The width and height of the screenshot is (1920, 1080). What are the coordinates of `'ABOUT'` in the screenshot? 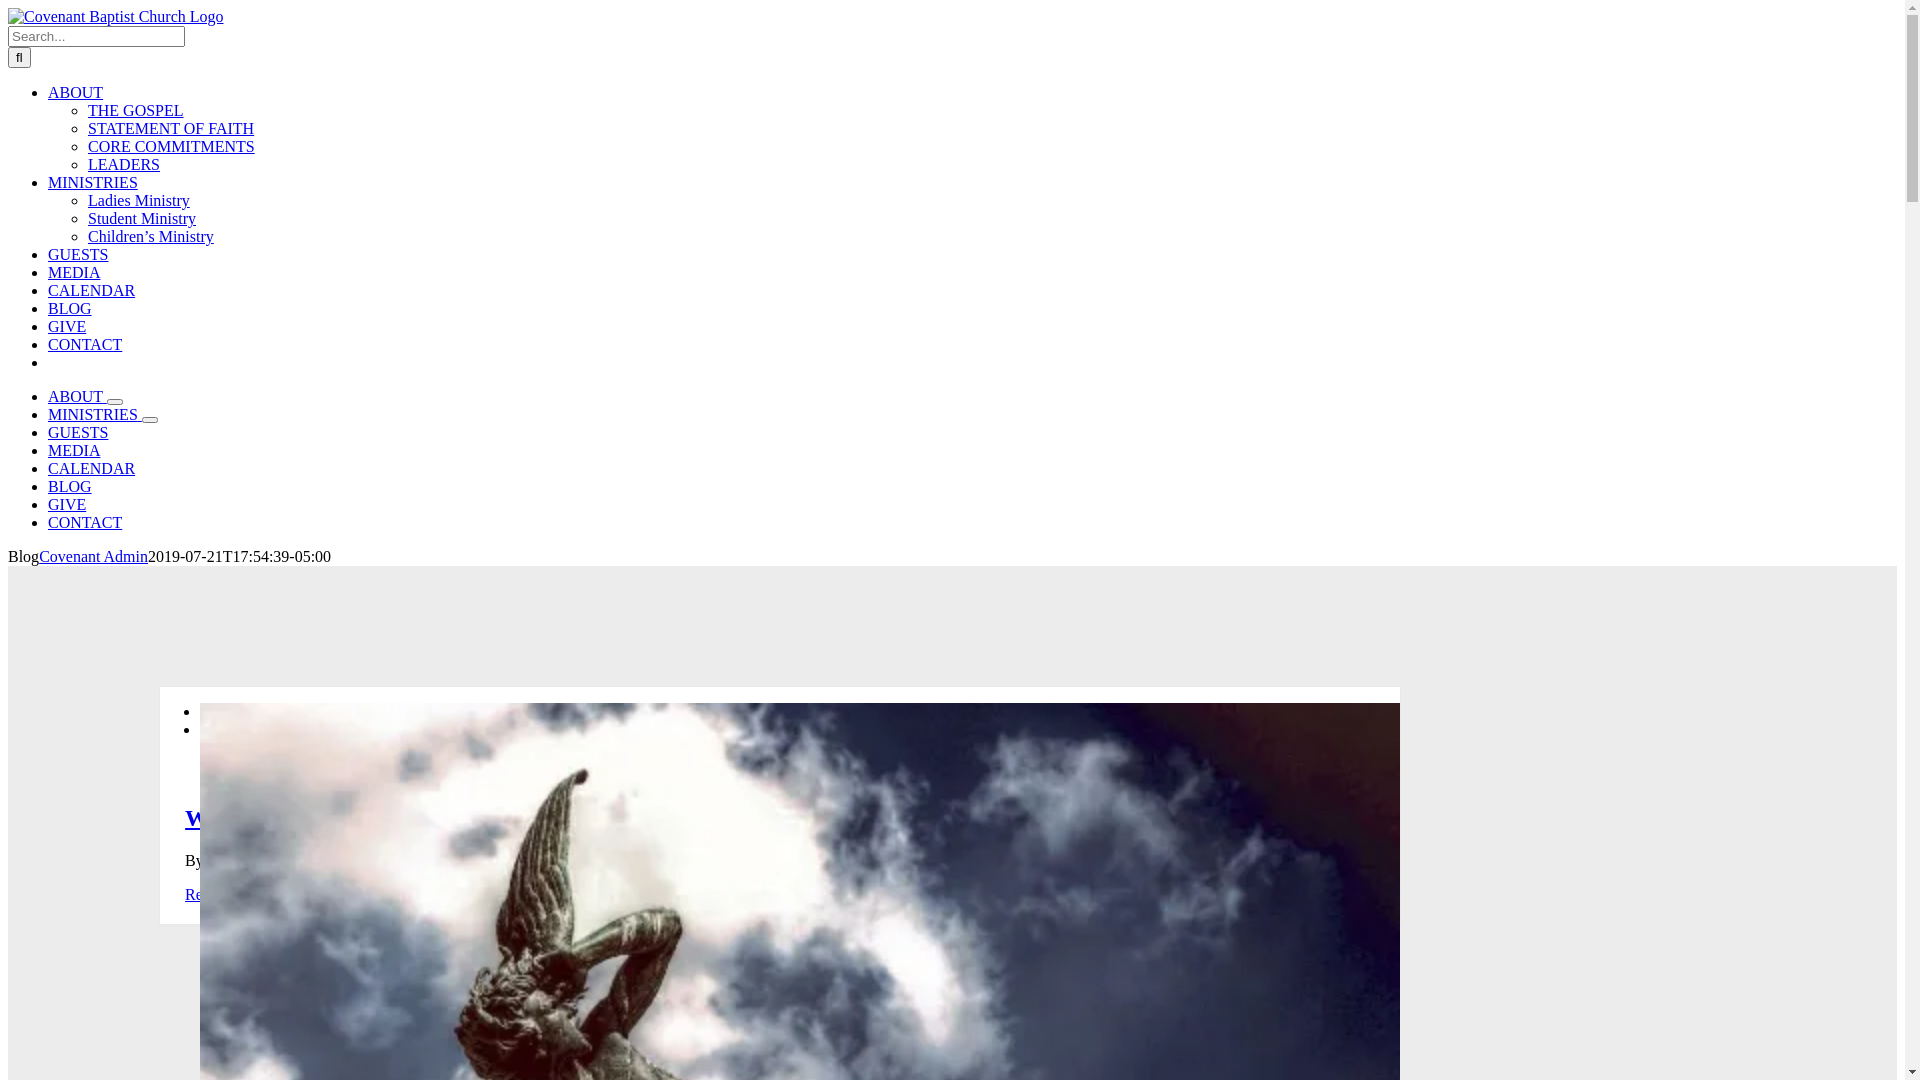 It's located at (77, 396).